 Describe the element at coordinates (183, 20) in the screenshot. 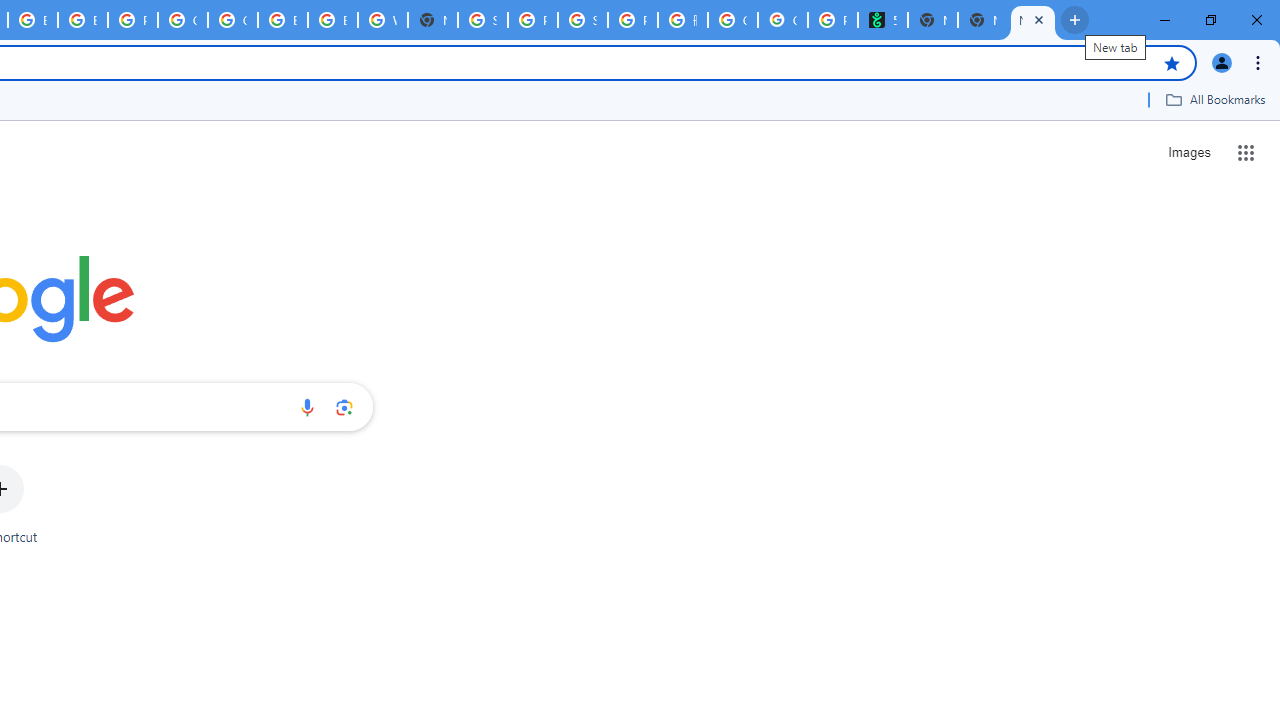

I see `'Google Cloud Platform'` at that location.